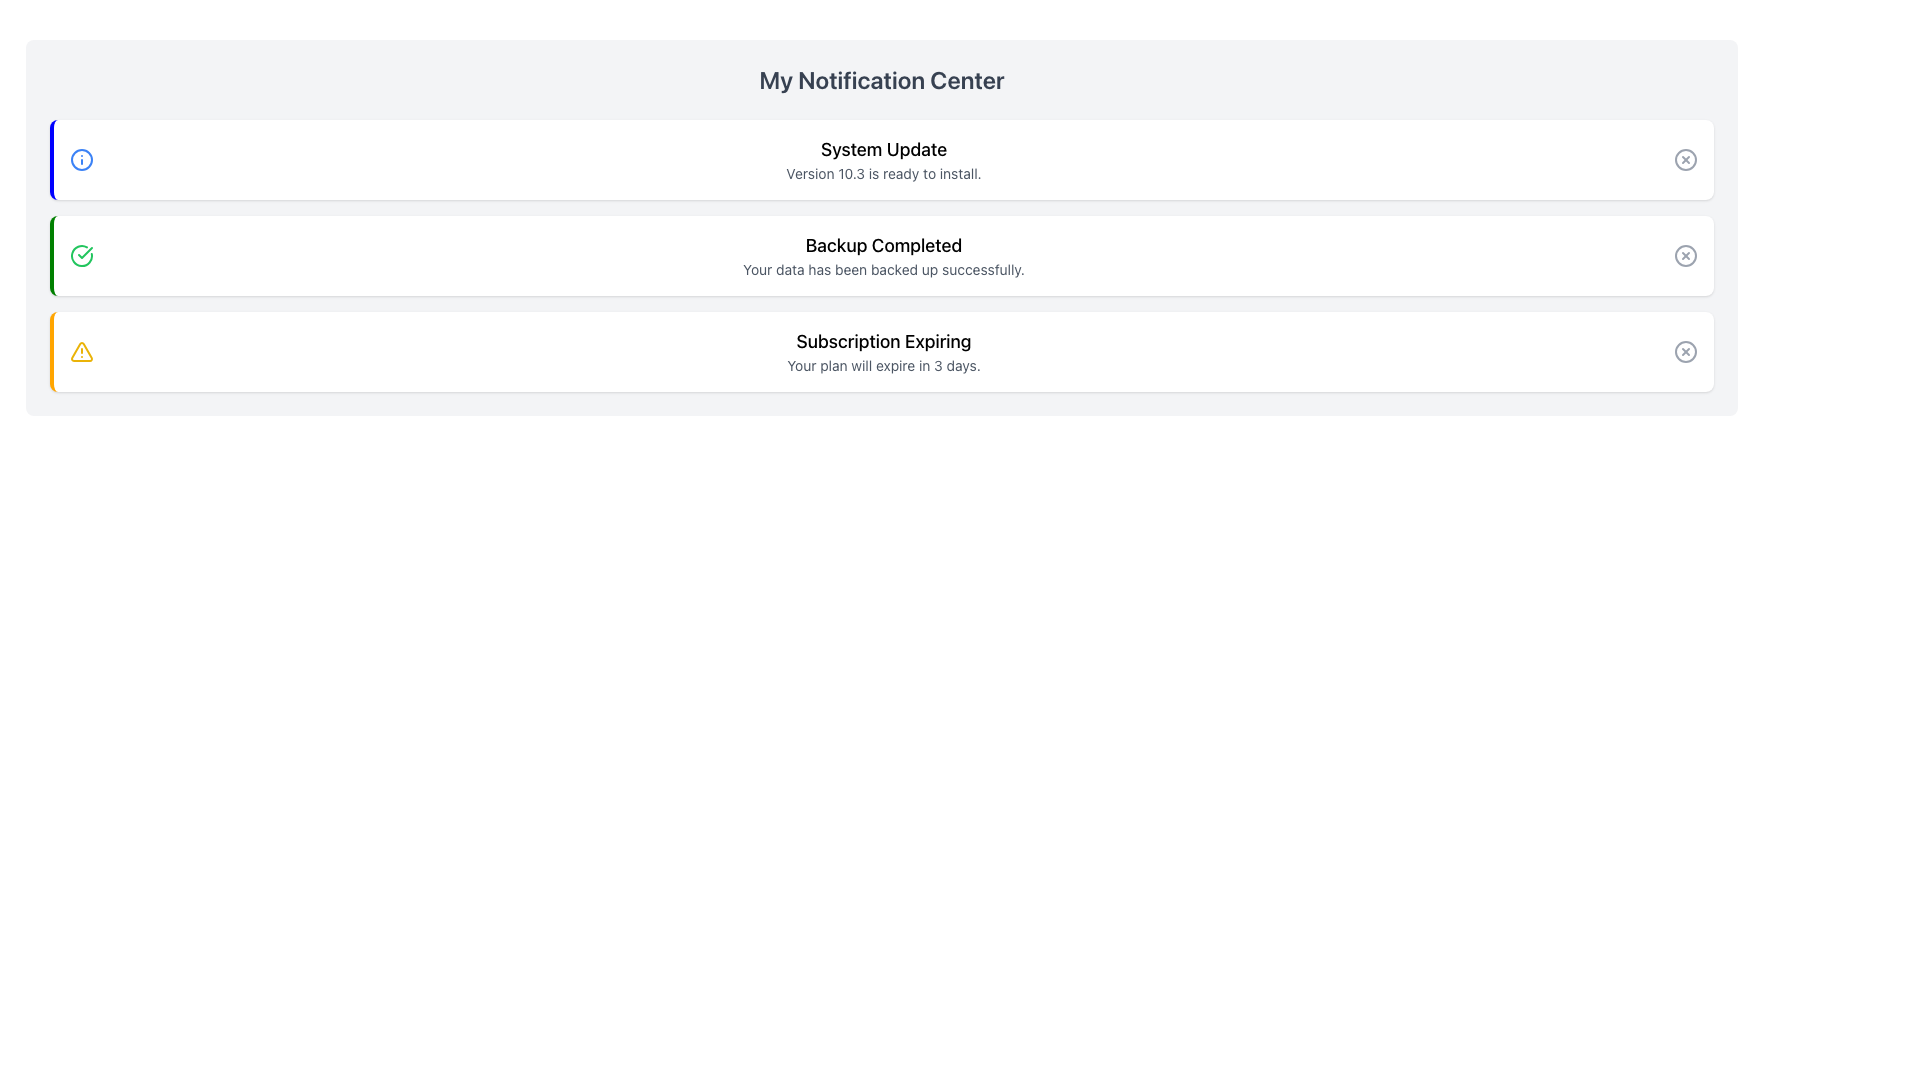  I want to click on the circular SVG graphic that is part of the info icon located at the topmost 'System Update' notification, so click(80, 158).